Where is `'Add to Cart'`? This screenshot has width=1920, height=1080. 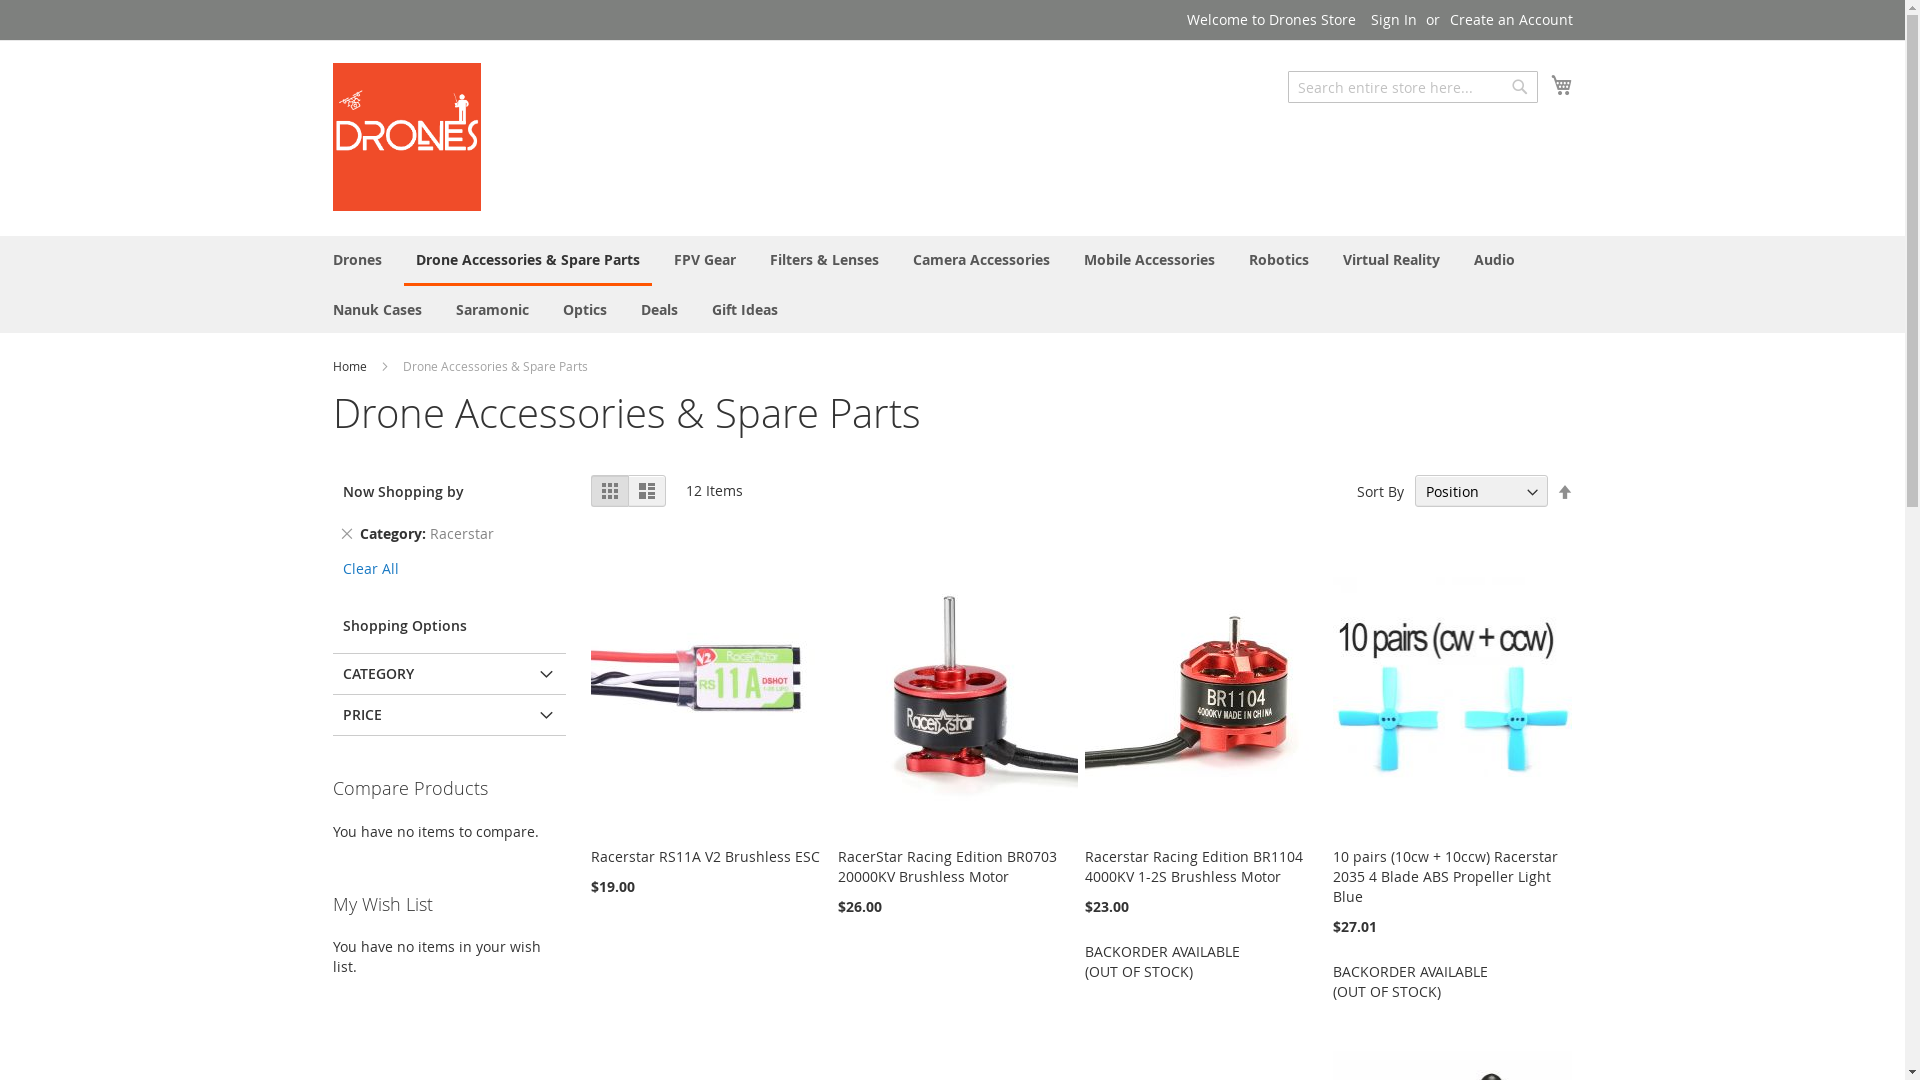 'Add to Cart' is located at coordinates (383, 928).